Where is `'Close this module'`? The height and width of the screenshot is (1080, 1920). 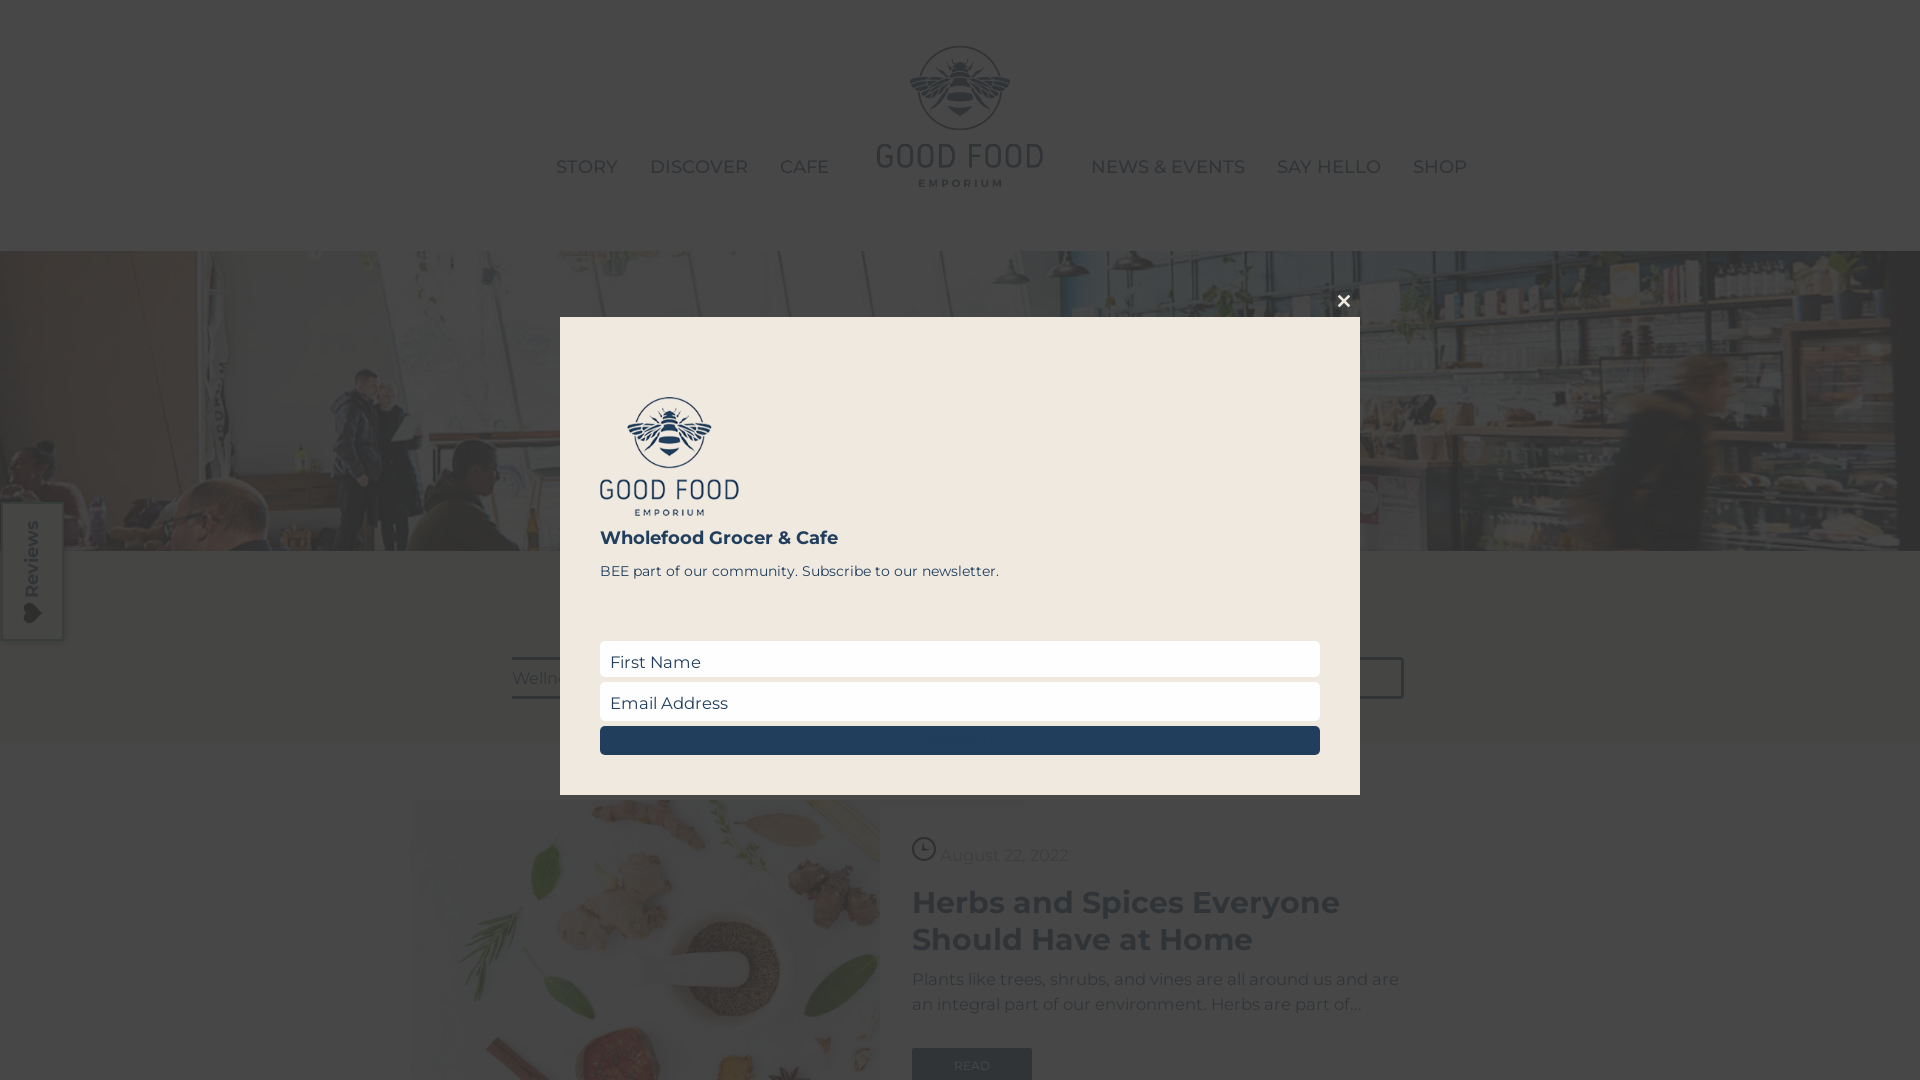
'Close this module' is located at coordinates (1344, 300).